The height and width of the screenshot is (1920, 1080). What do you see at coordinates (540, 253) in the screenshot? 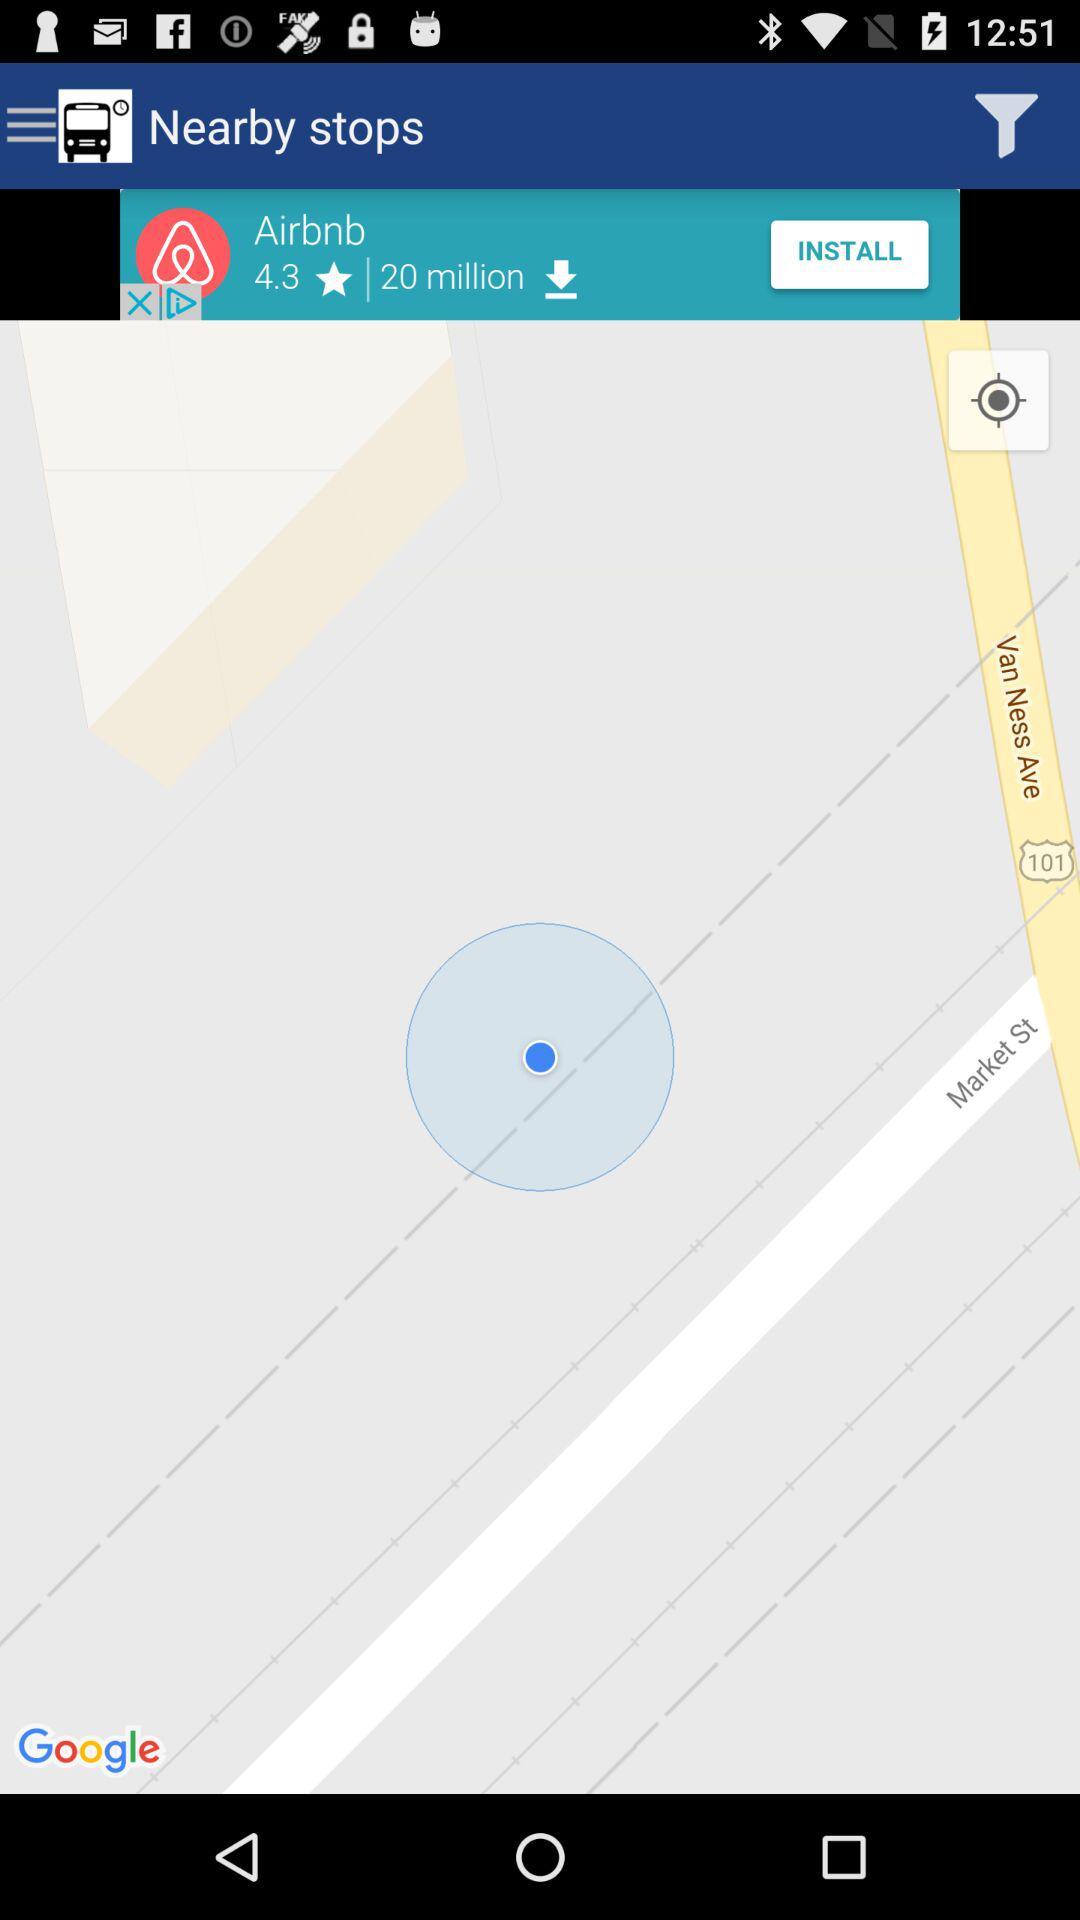
I see `advertisemwnt` at bounding box center [540, 253].